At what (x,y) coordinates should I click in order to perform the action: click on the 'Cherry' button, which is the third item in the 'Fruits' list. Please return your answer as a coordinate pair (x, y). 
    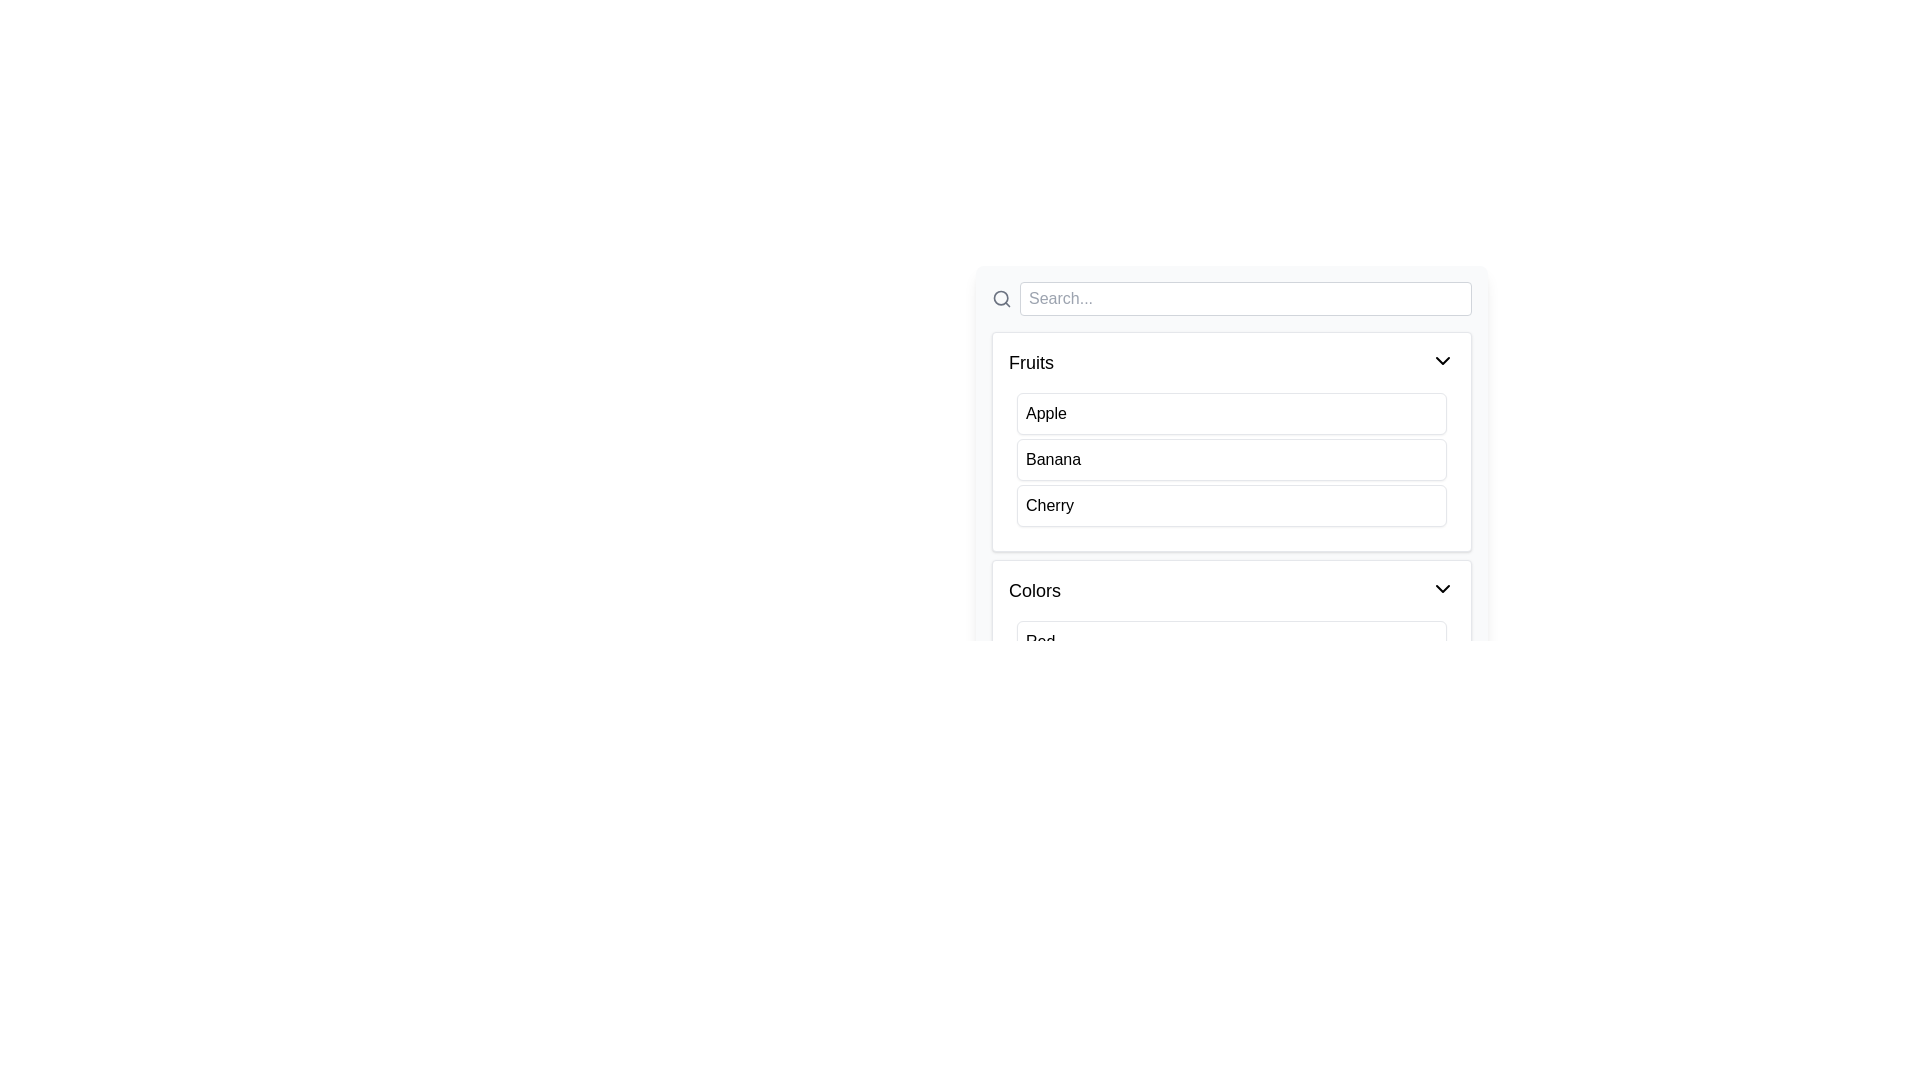
    Looking at the image, I should click on (1231, 504).